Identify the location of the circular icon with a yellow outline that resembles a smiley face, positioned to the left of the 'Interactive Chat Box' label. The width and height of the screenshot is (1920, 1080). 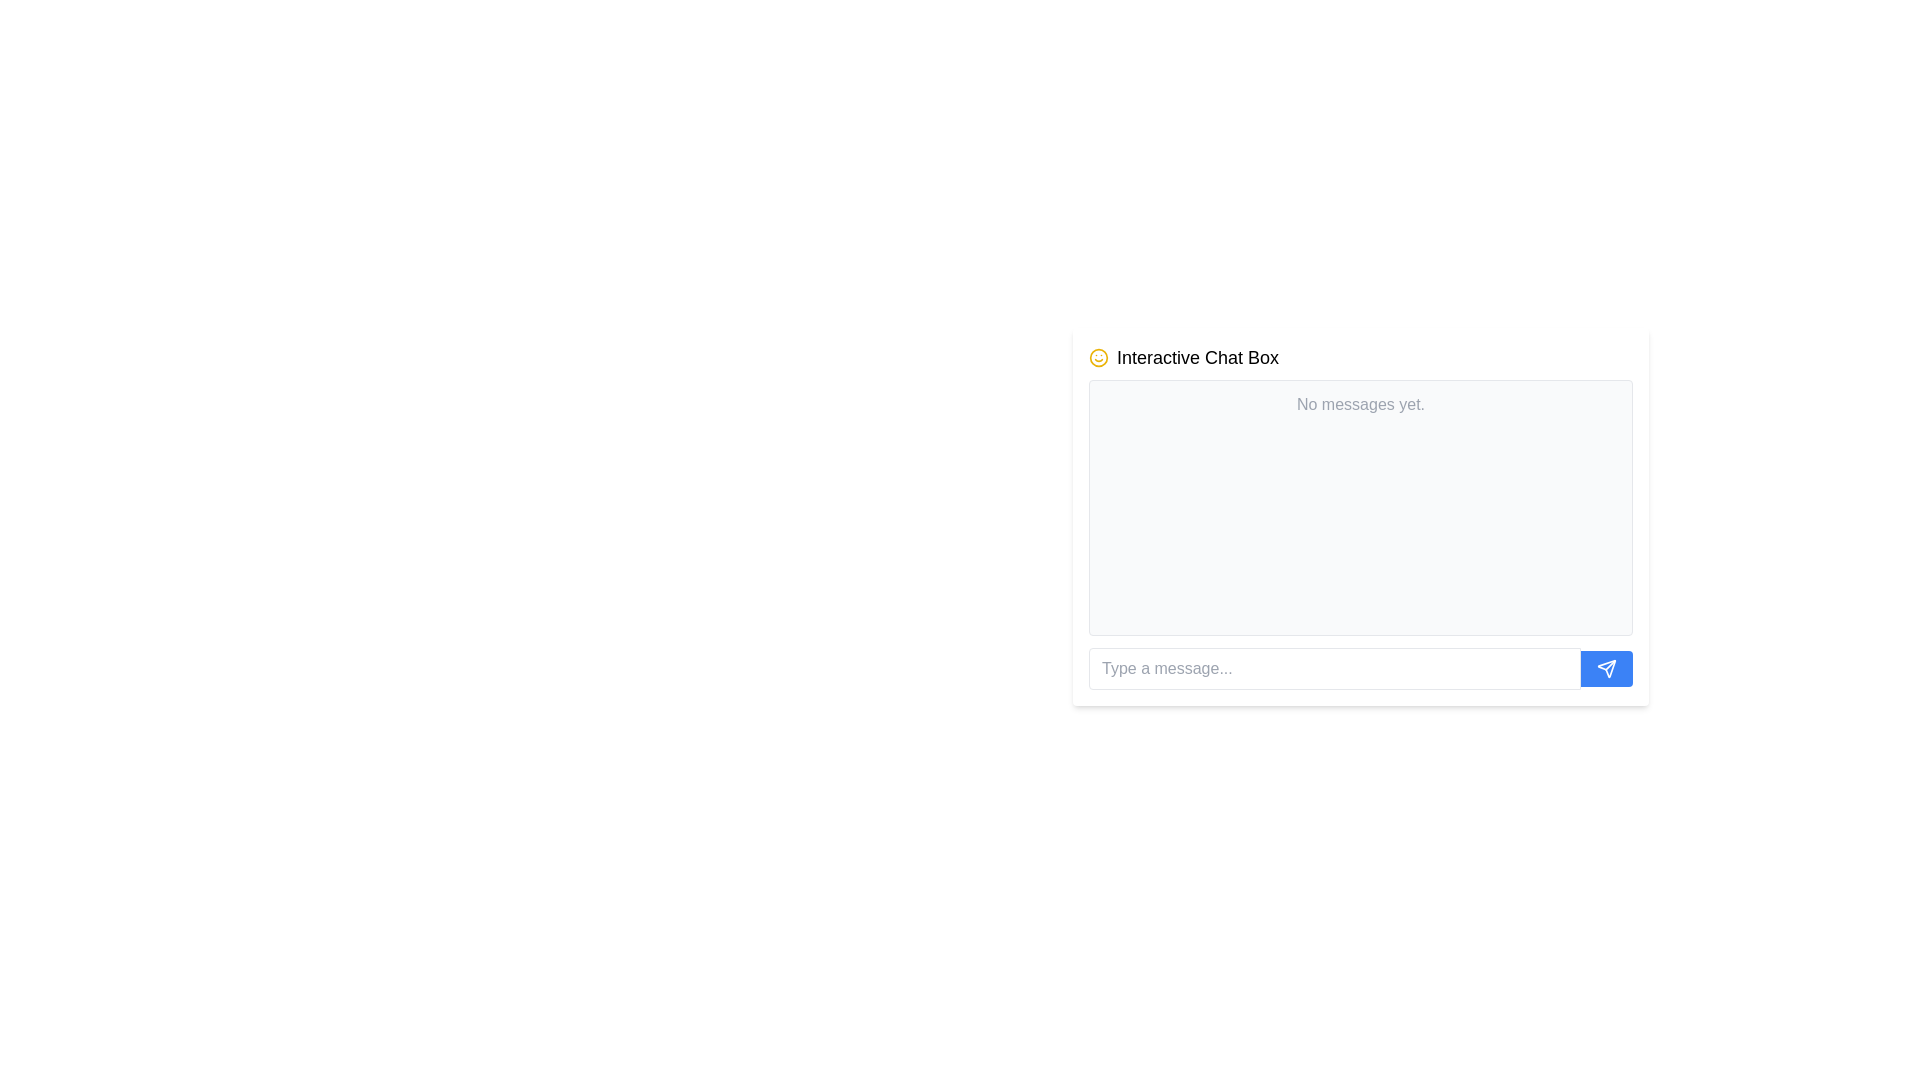
(1098, 357).